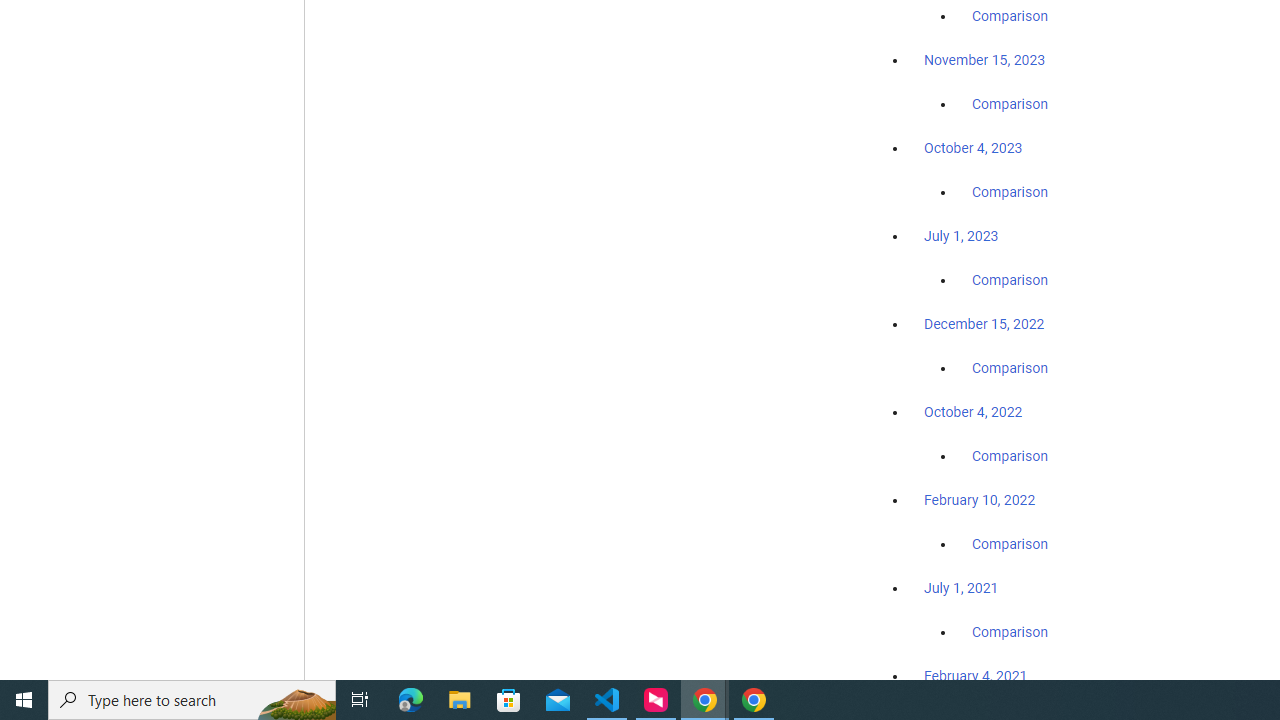  What do you see at coordinates (961, 586) in the screenshot?
I see `'July 1, 2021'` at bounding box center [961, 586].